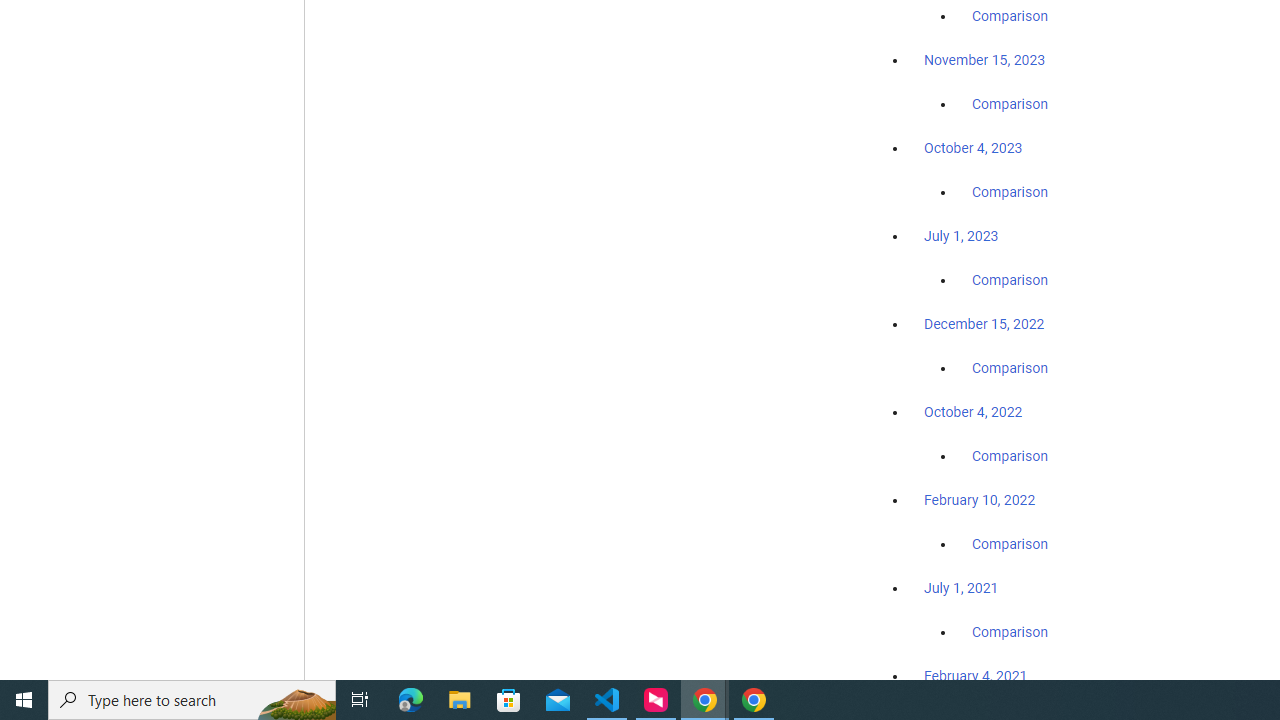  What do you see at coordinates (961, 586) in the screenshot?
I see `'July 1, 2021'` at bounding box center [961, 586].